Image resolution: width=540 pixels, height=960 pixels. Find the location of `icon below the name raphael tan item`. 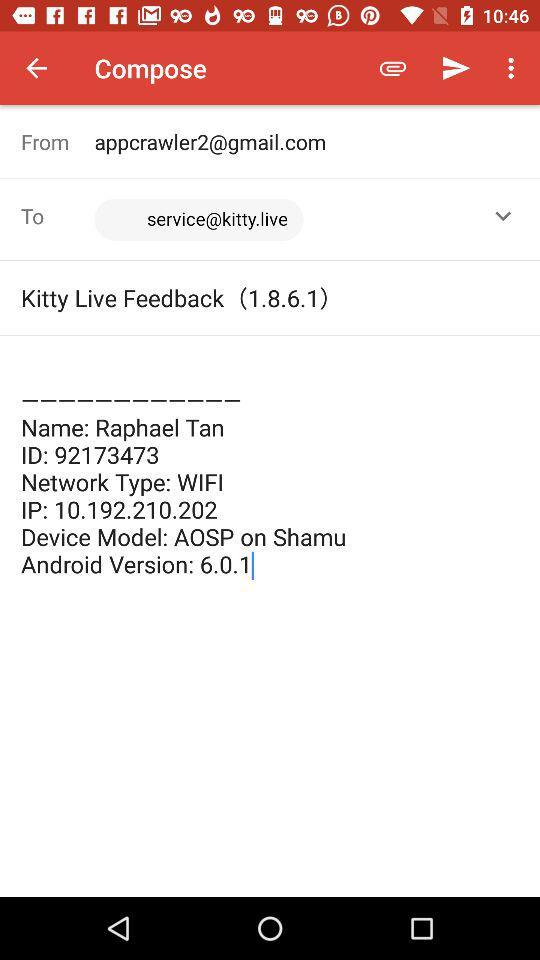

icon below the name raphael tan item is located at coordinates (270, 748).